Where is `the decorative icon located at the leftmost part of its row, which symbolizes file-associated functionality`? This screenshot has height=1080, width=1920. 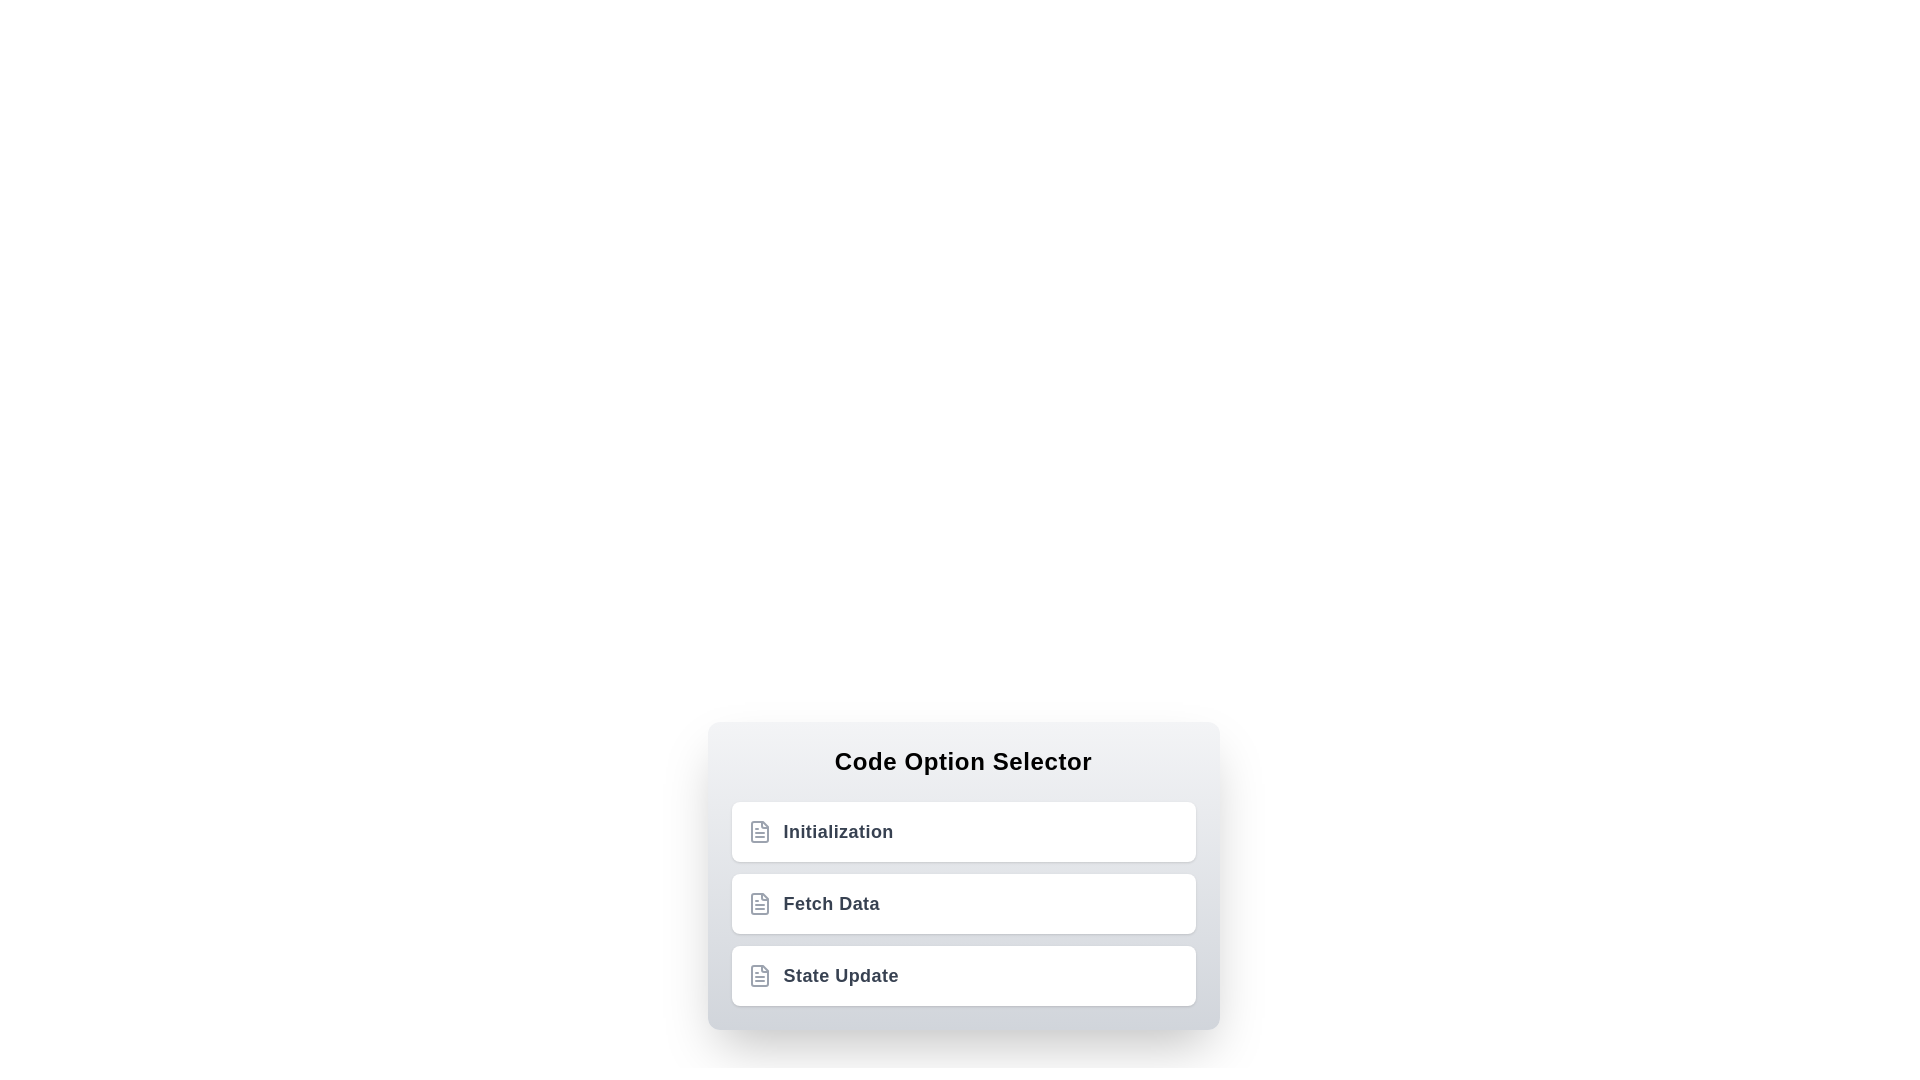 the decorative icon located at the leftmost part of its row, which symbolizes file-associated functionality is located at coordinates (758, 832).